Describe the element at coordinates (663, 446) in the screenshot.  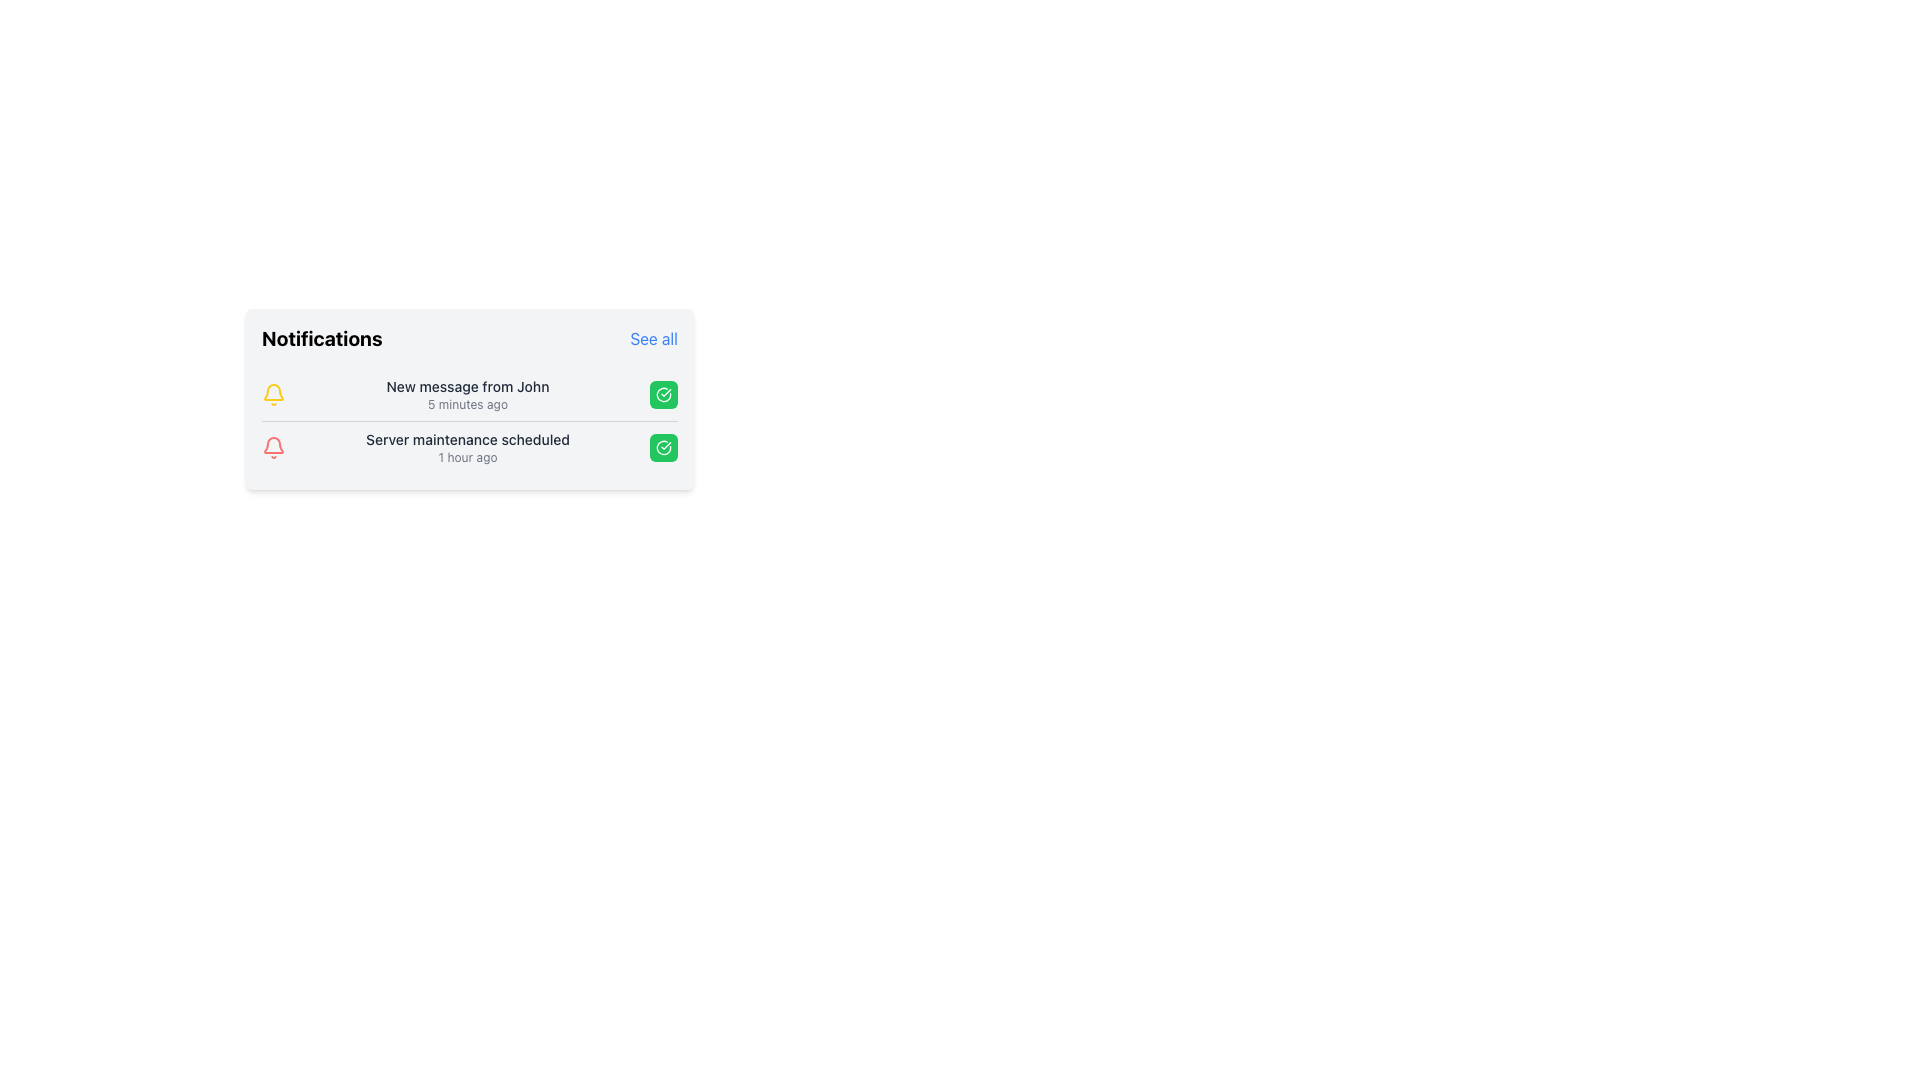
I see `the vector graphic indicating a successful action located on the top notification row, adjacent to the green checkmark icon` at that location.